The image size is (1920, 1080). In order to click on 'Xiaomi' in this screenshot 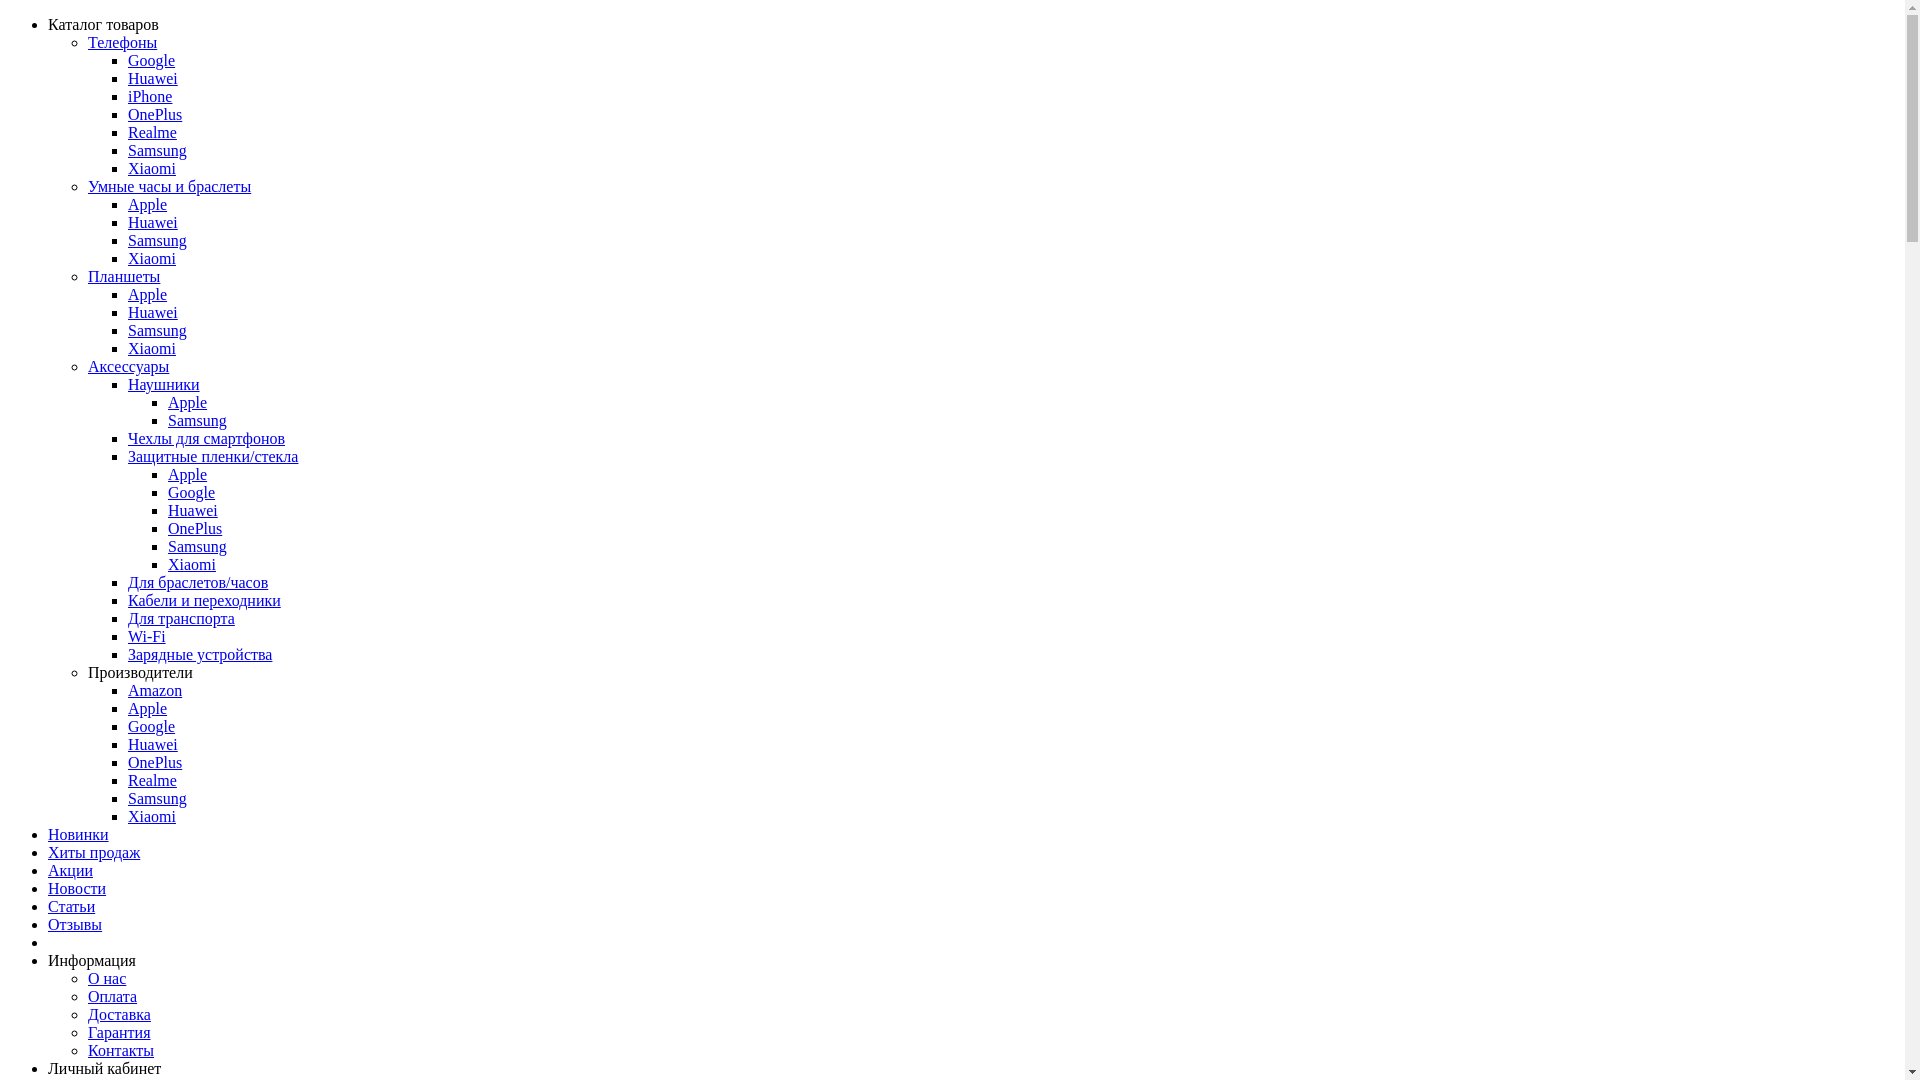, I will do `click(127, 167)`.